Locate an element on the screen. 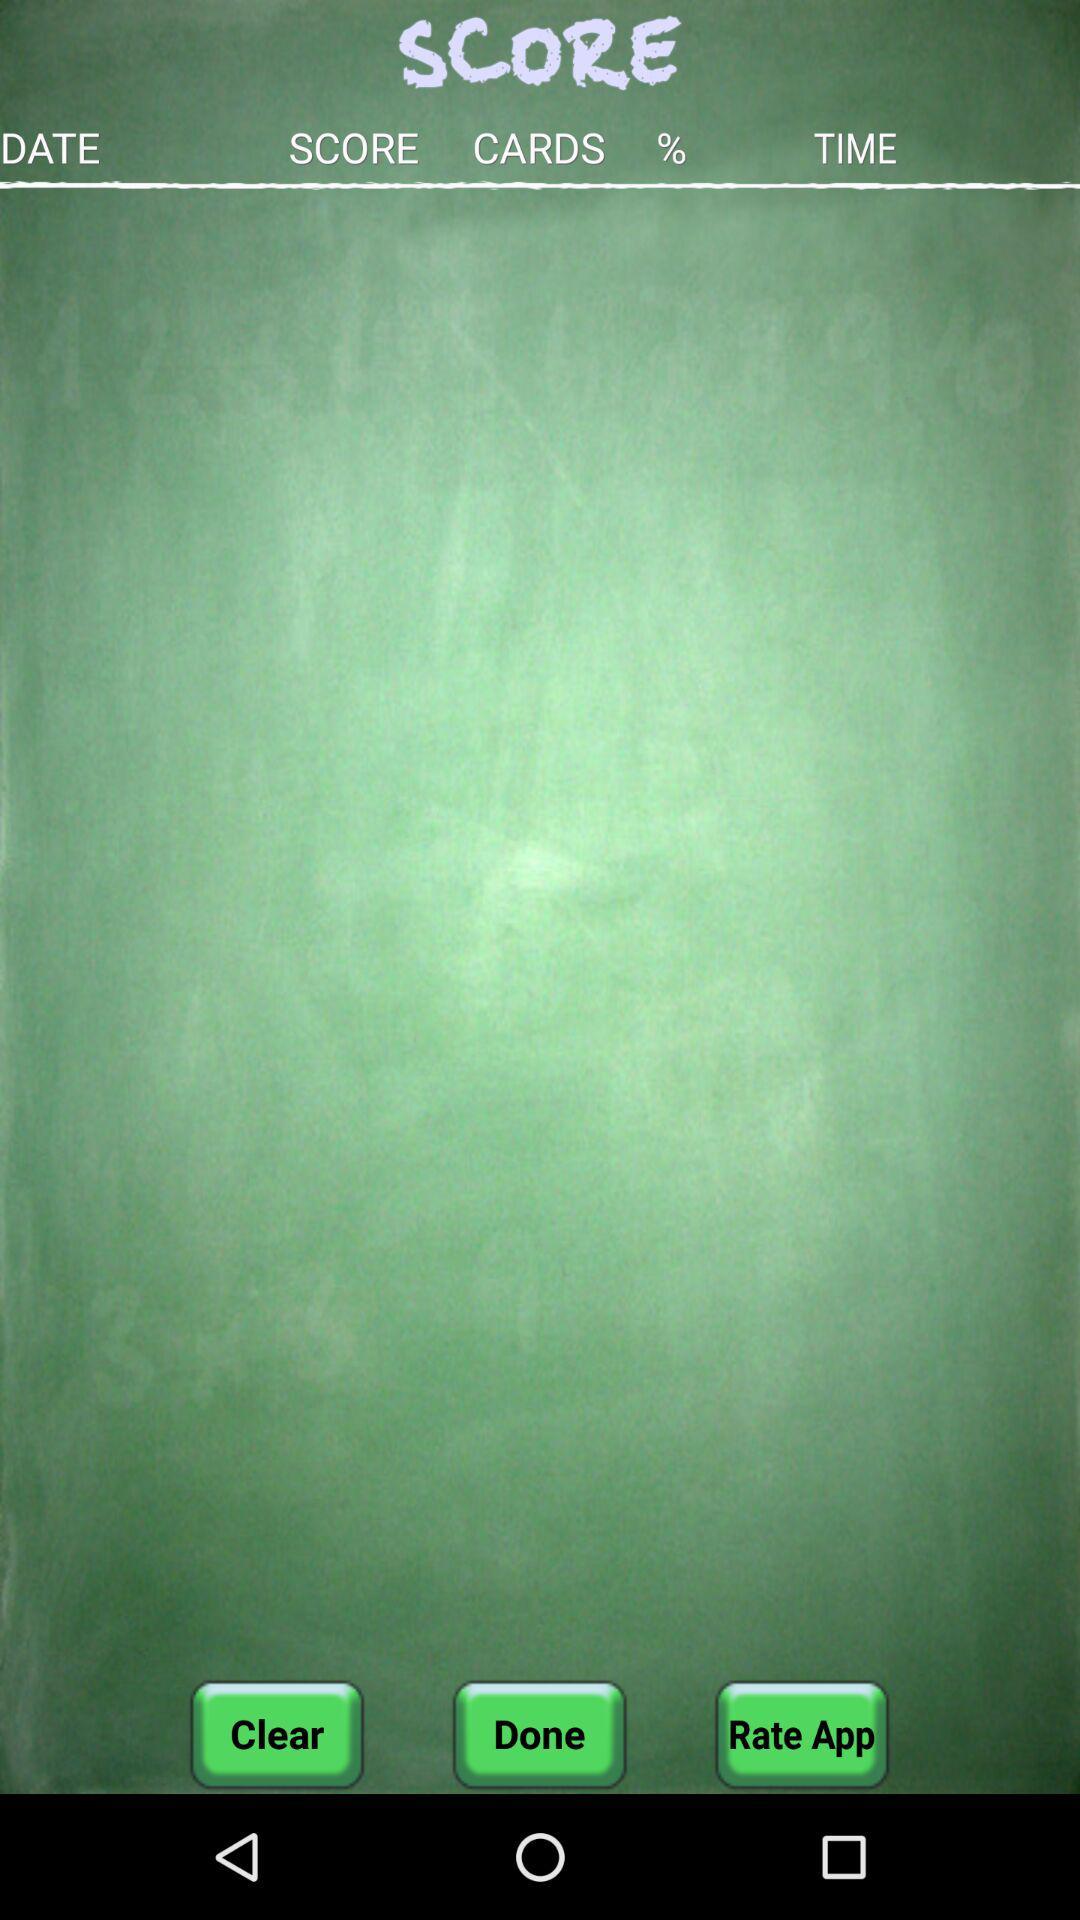 This screenshot has height=1920, width=1080. done is located at coordinates (538, 1733).